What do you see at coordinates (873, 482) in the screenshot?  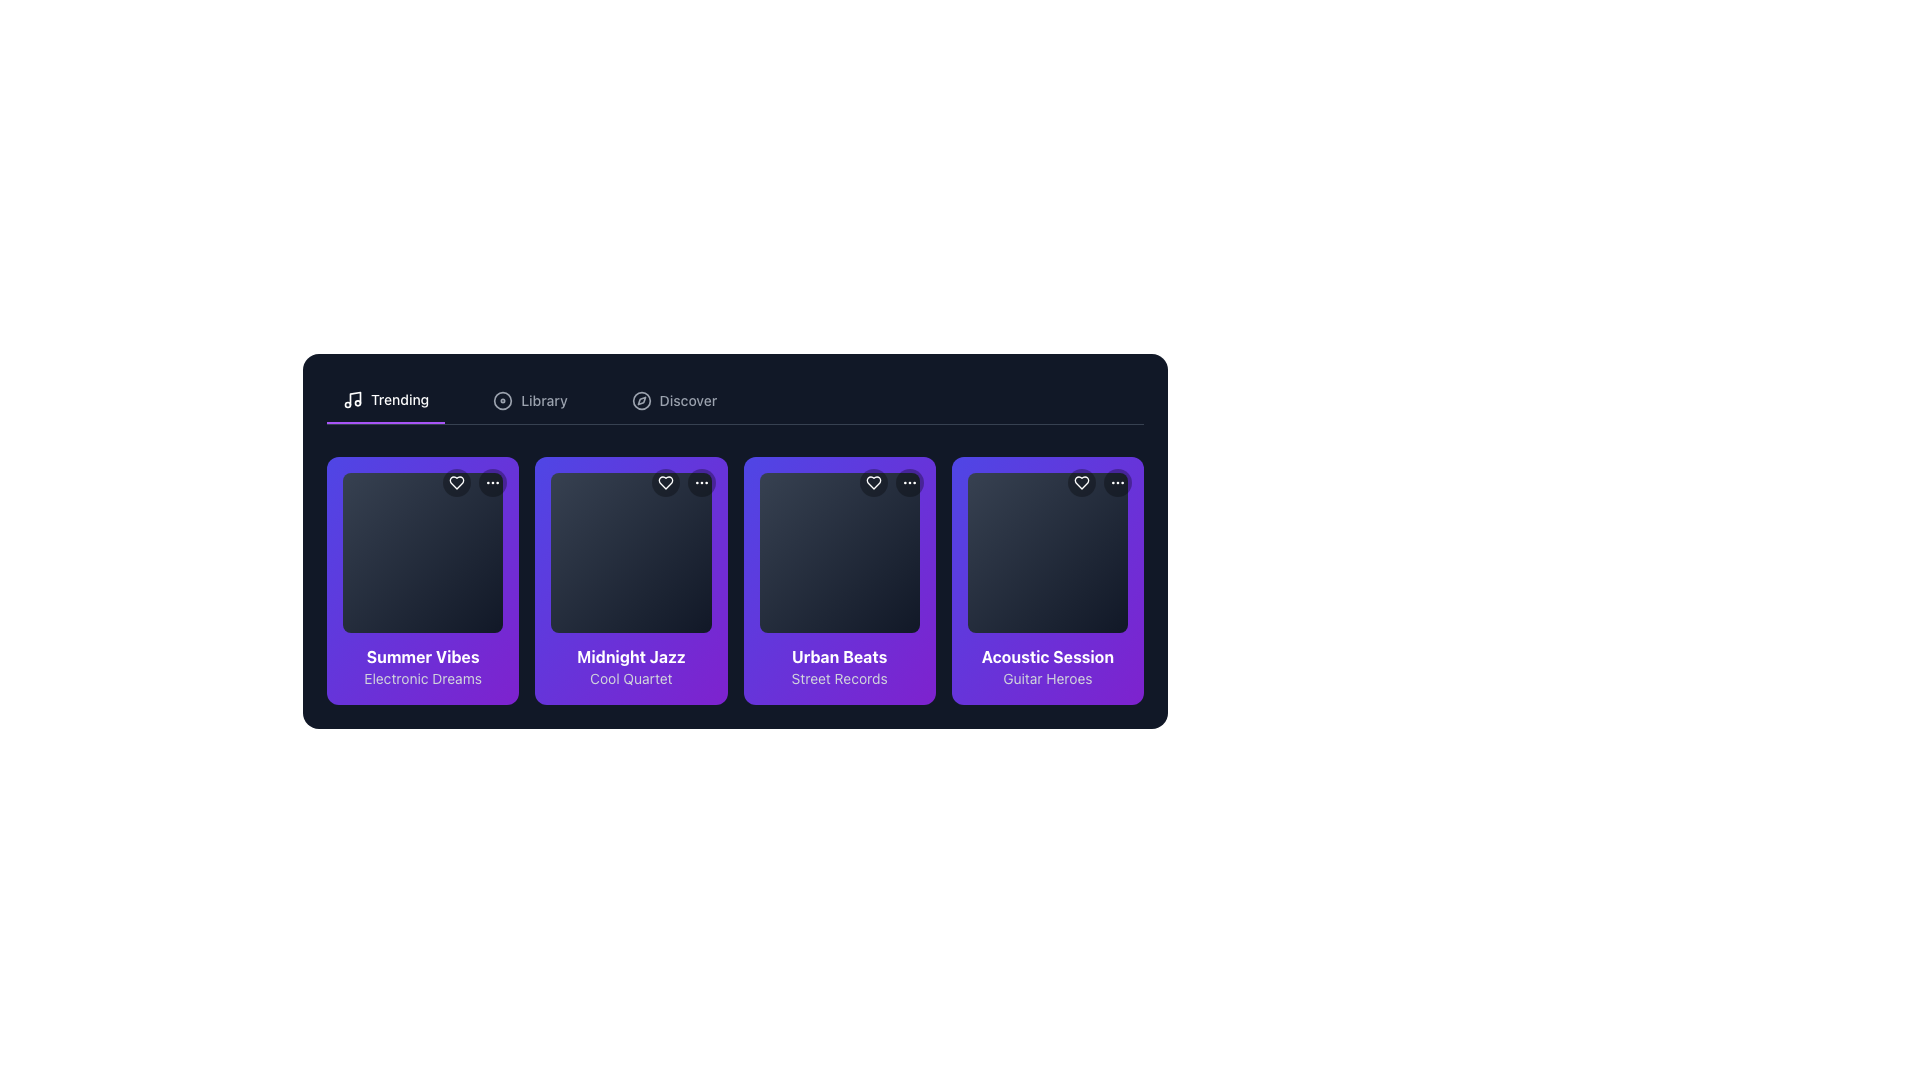 I see `the circular button with a semi-transparent black background and a white heart icon in the top-right corner of the 'Urban Beats' card to mark the item as favorite` at bounding box center [873, 482].